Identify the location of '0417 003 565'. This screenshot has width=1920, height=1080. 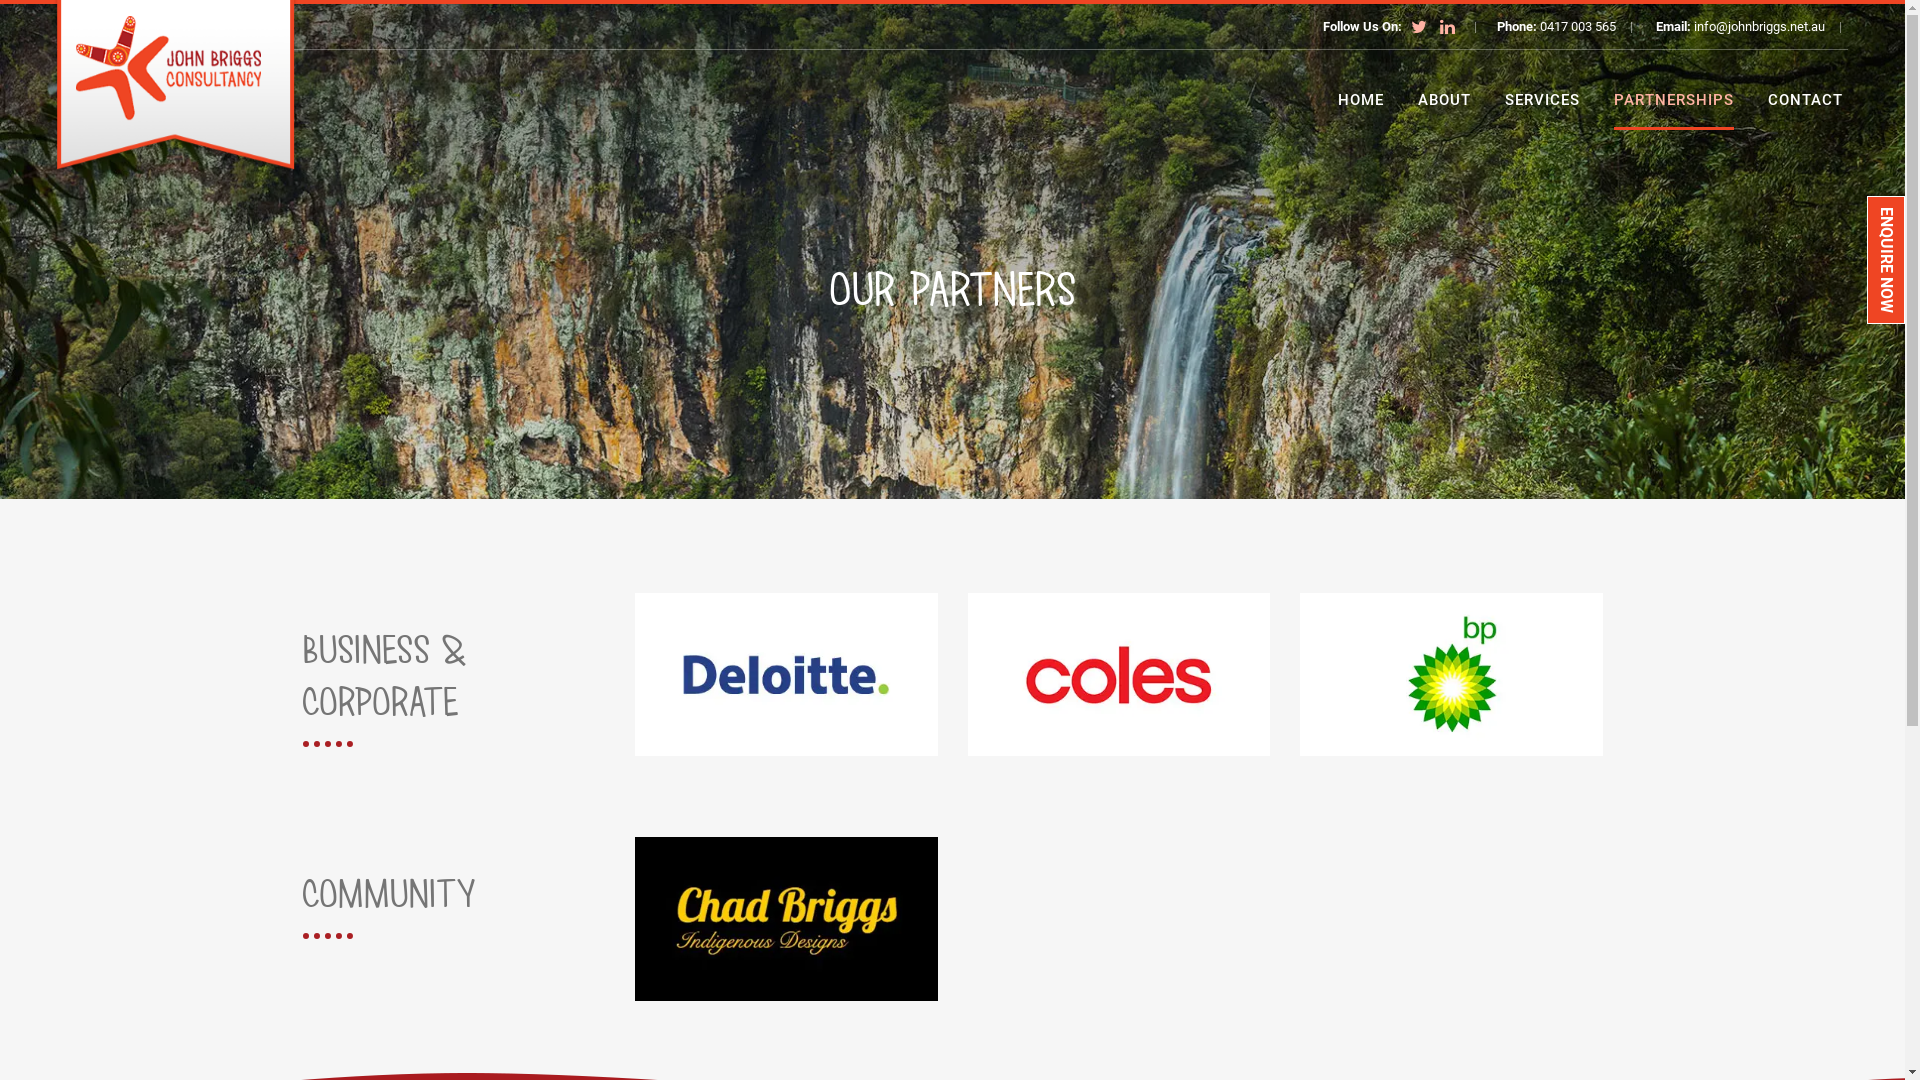
(1539, 26).